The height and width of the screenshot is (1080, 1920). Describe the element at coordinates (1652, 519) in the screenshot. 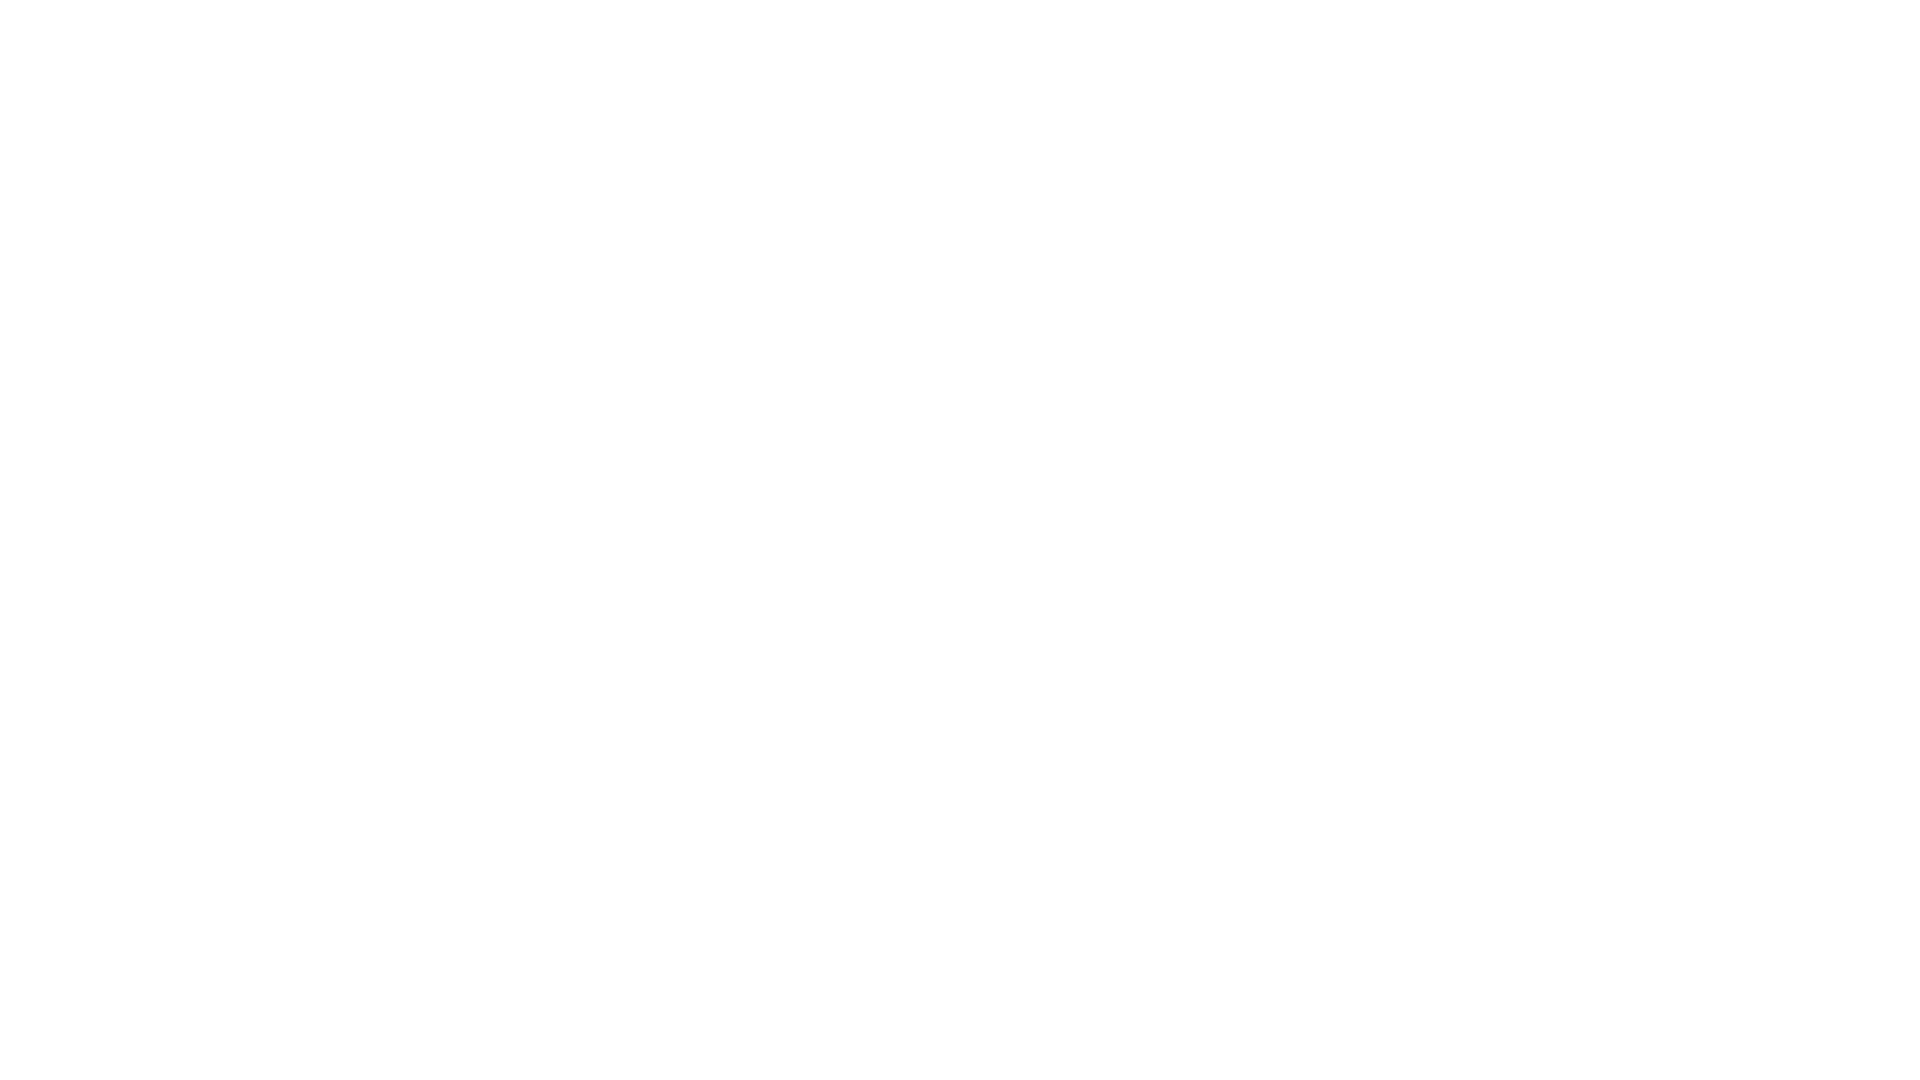

I see `Search` at that location.